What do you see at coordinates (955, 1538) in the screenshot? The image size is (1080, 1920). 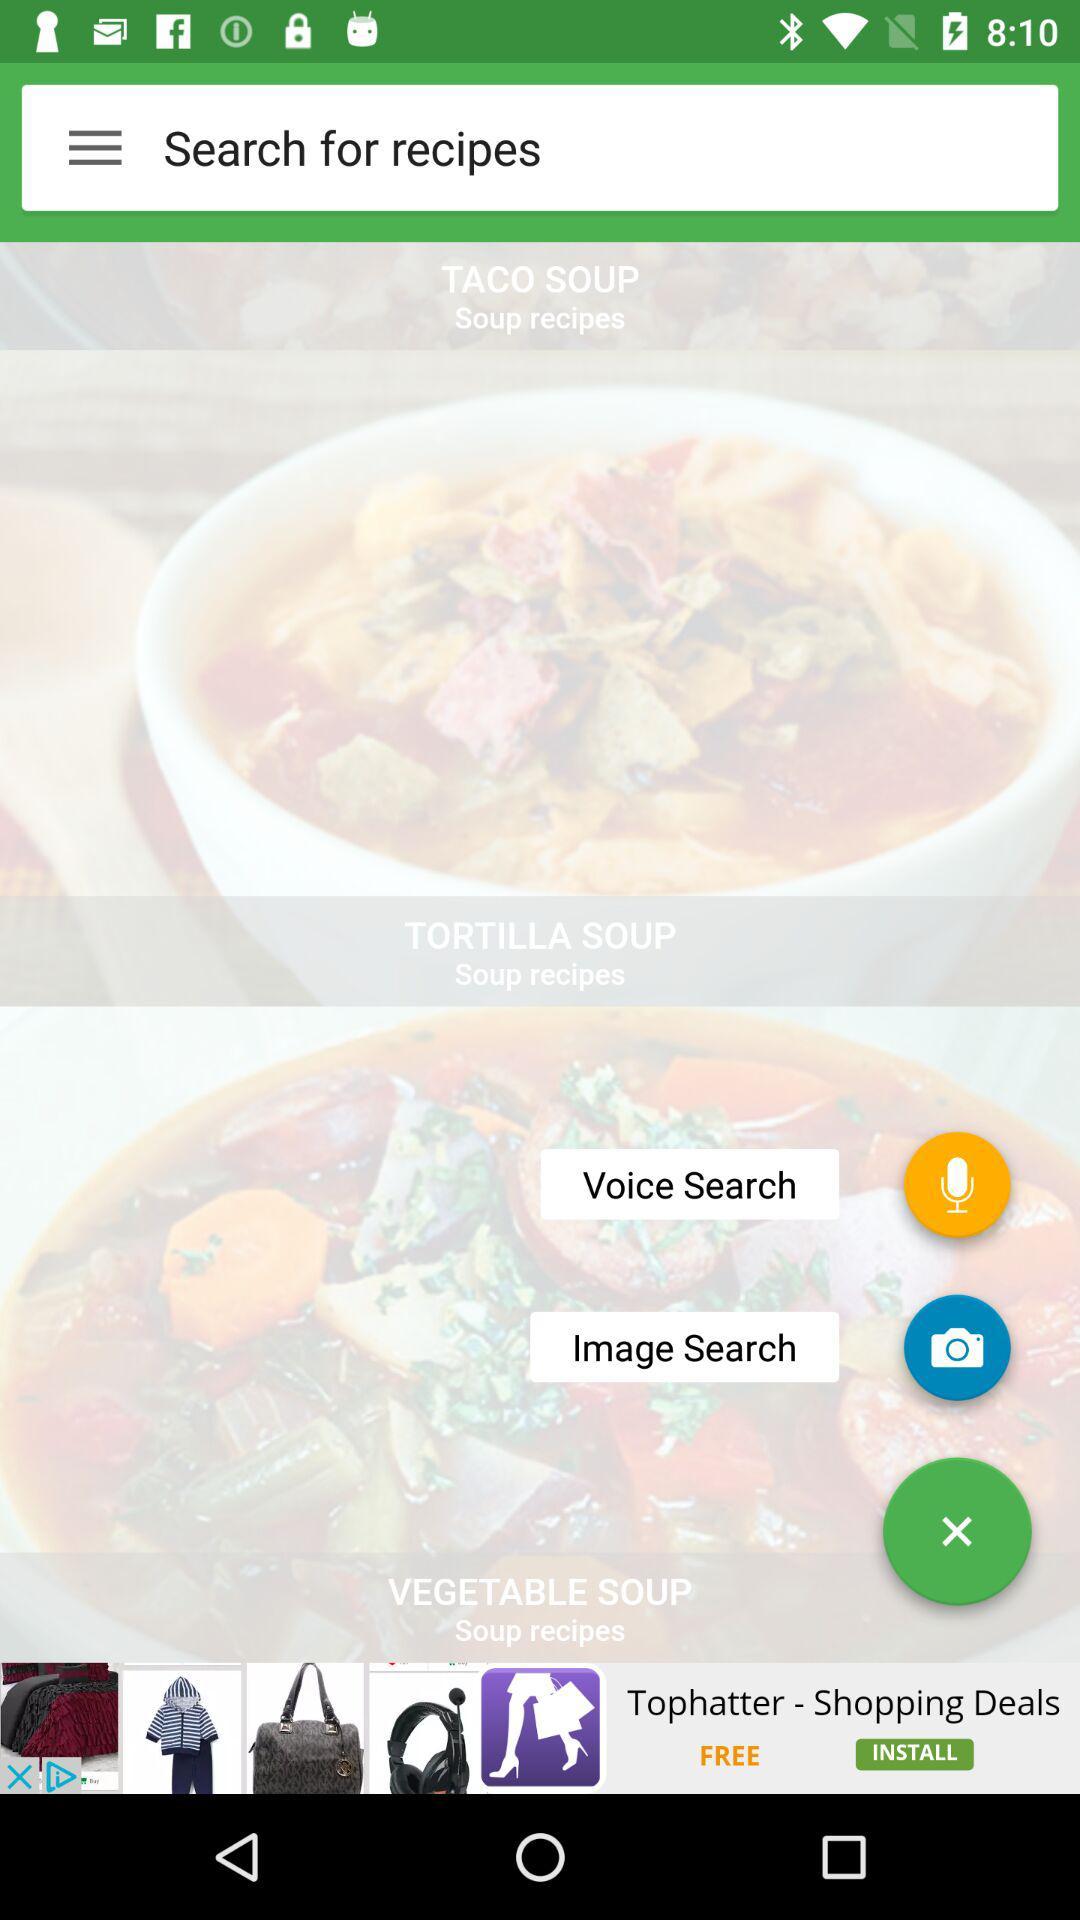 I see `the close icon` at bounding box center [955, 1538].